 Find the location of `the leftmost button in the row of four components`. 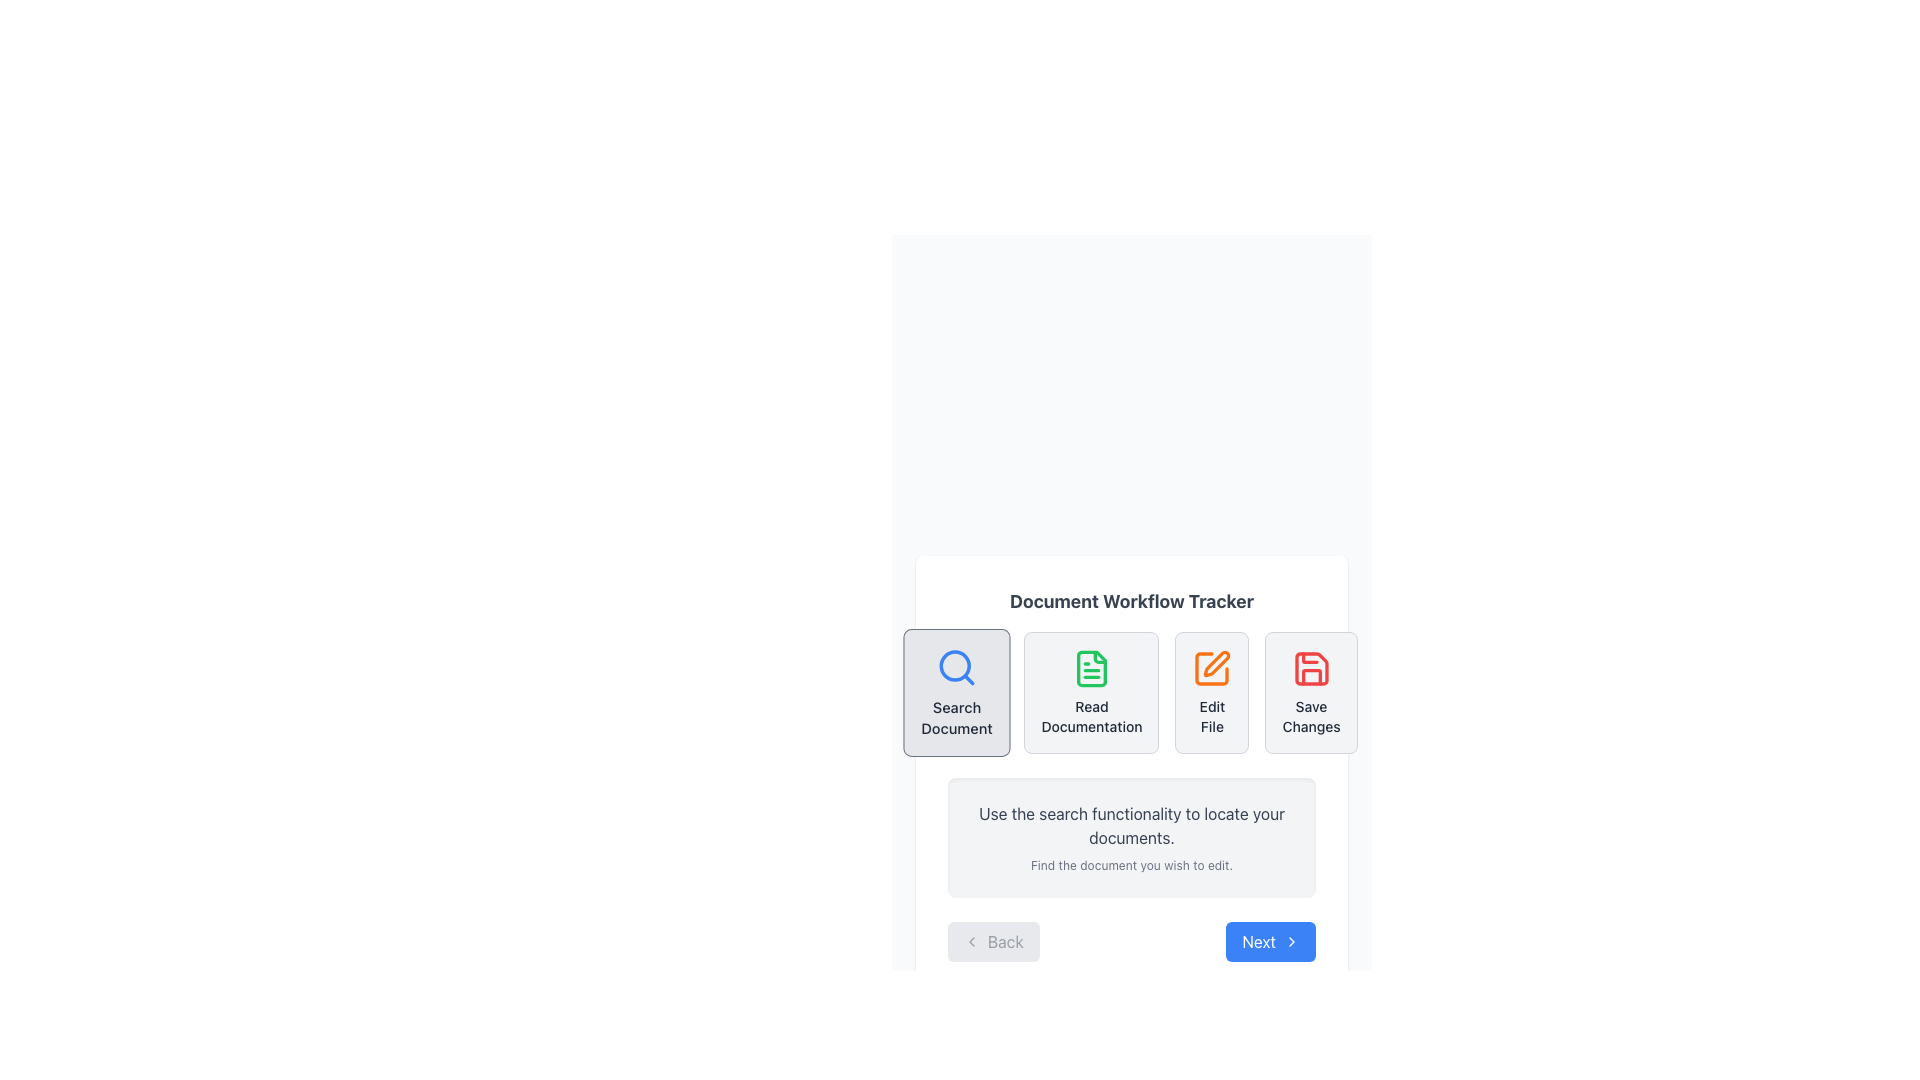

the leftmost button in the row of four components is located at coordinates (956, 692).